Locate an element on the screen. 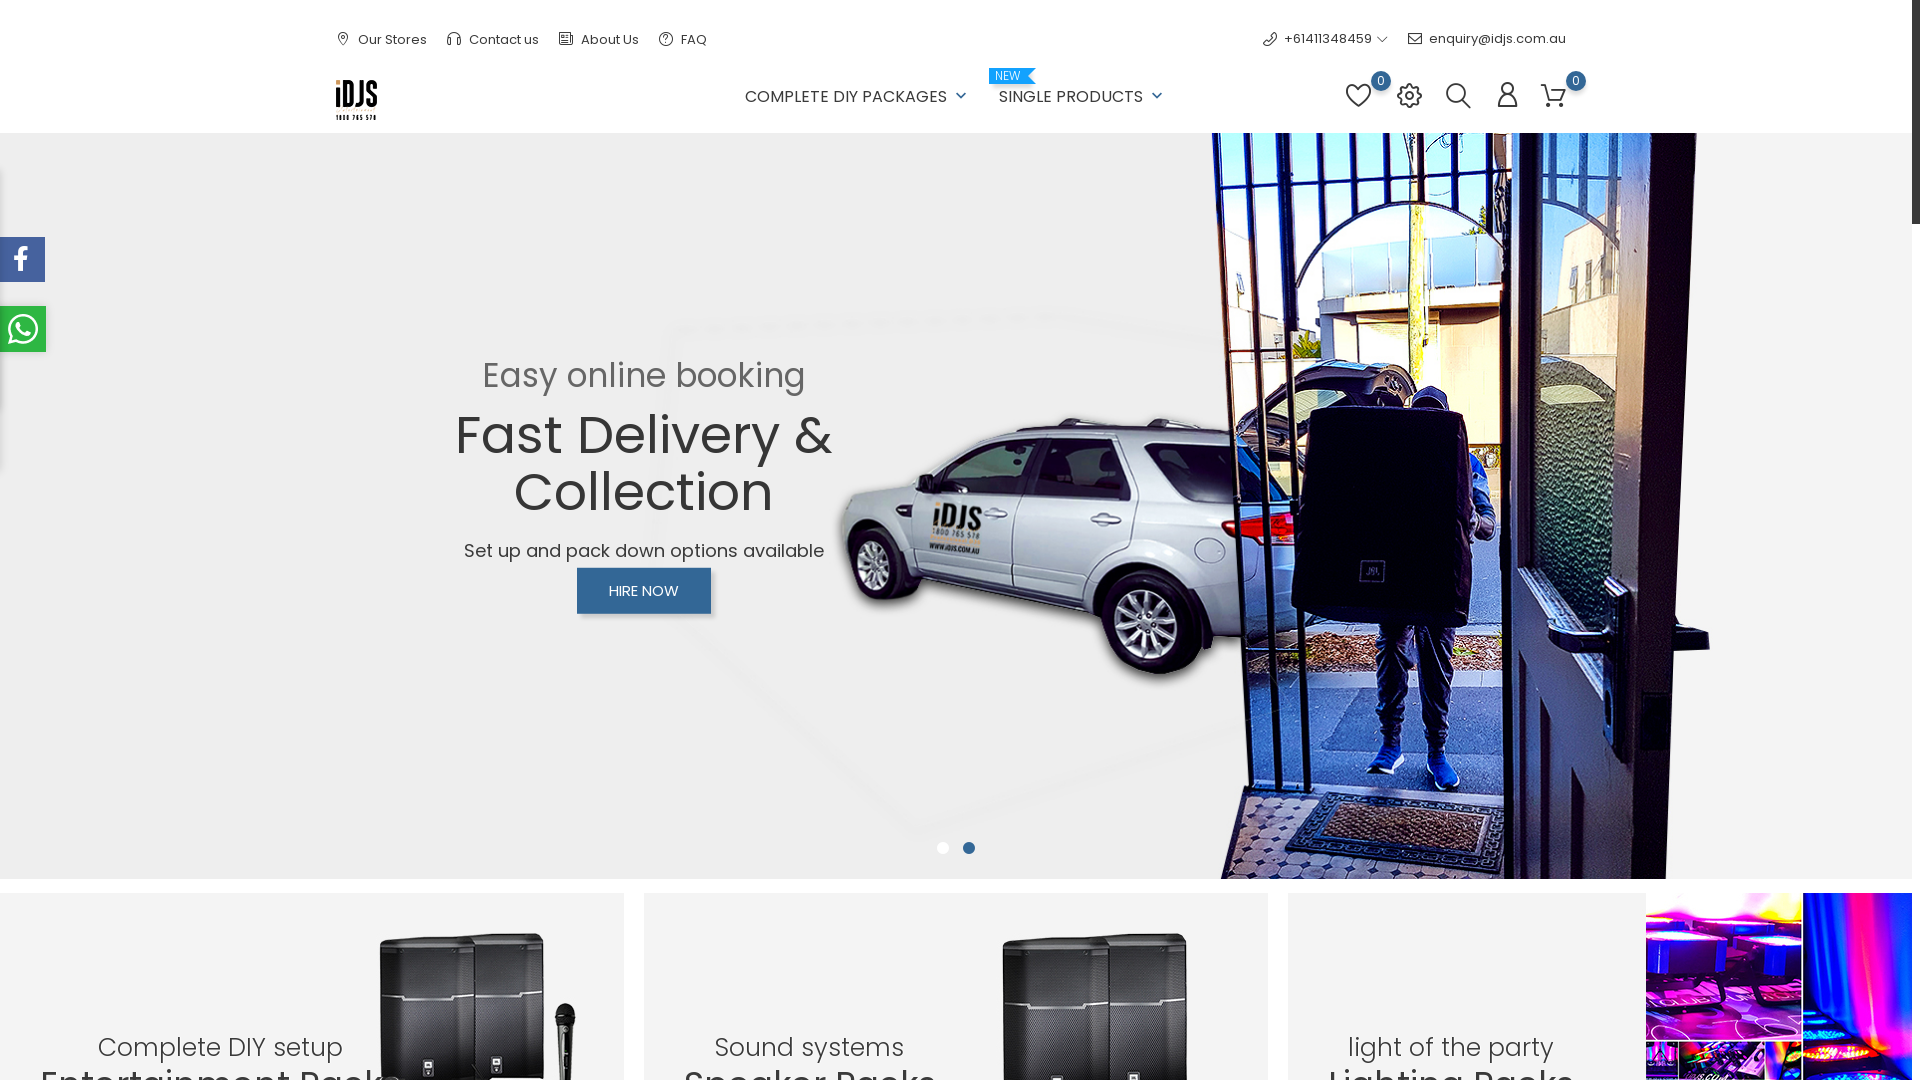 The height and width of the screenshot is (1080, 1920). 'COMPLETE DIY PACKAGES keyboard_arrow_down' is located at coordinates (858, 92).